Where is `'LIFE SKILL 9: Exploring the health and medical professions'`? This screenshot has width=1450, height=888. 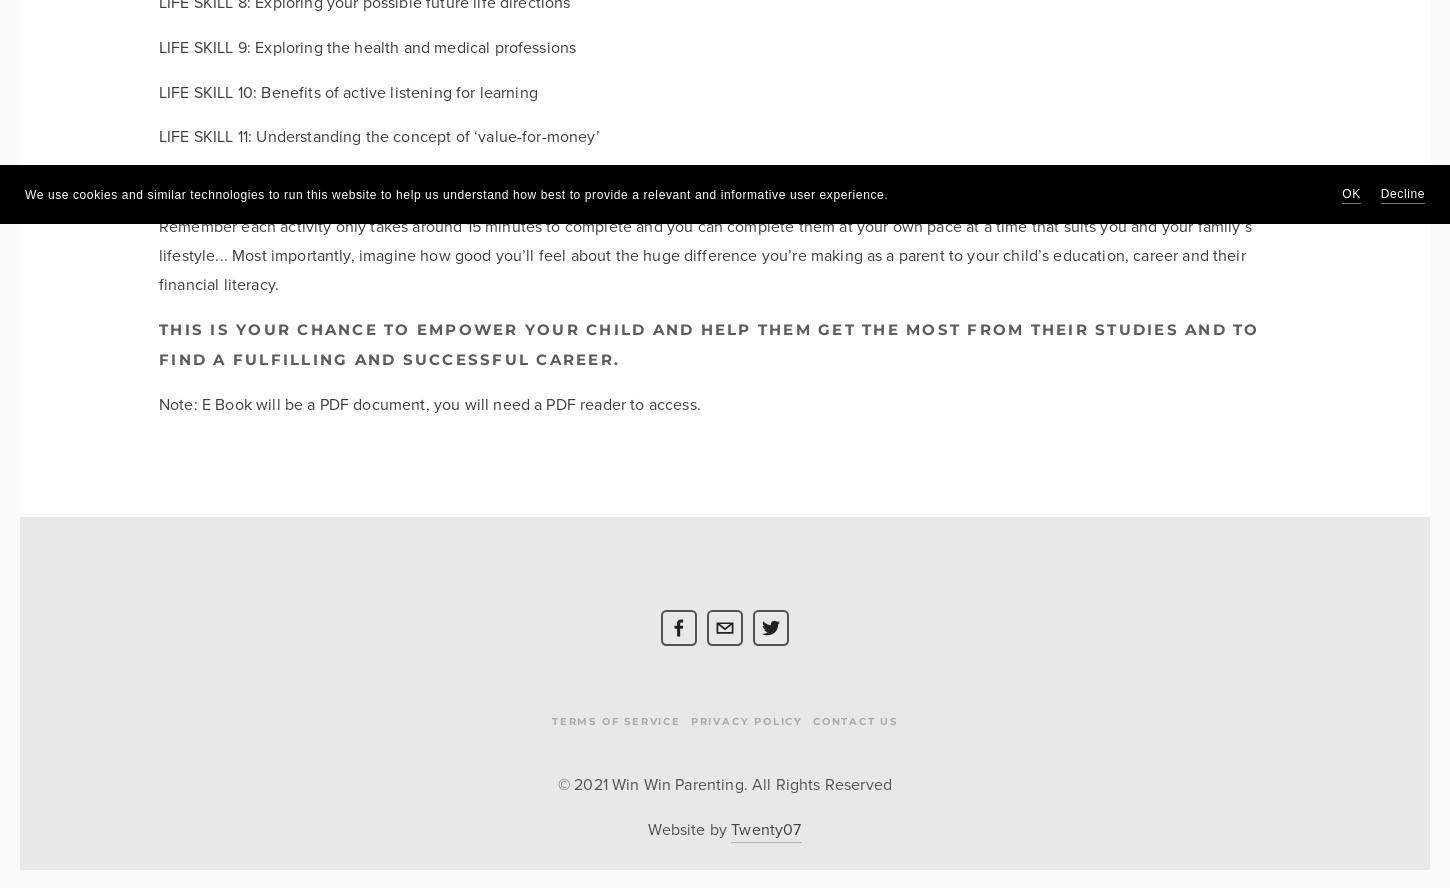
'LIFE SKILL 9: Exploring the health and medical professions' is located at coordinates (366, 46).